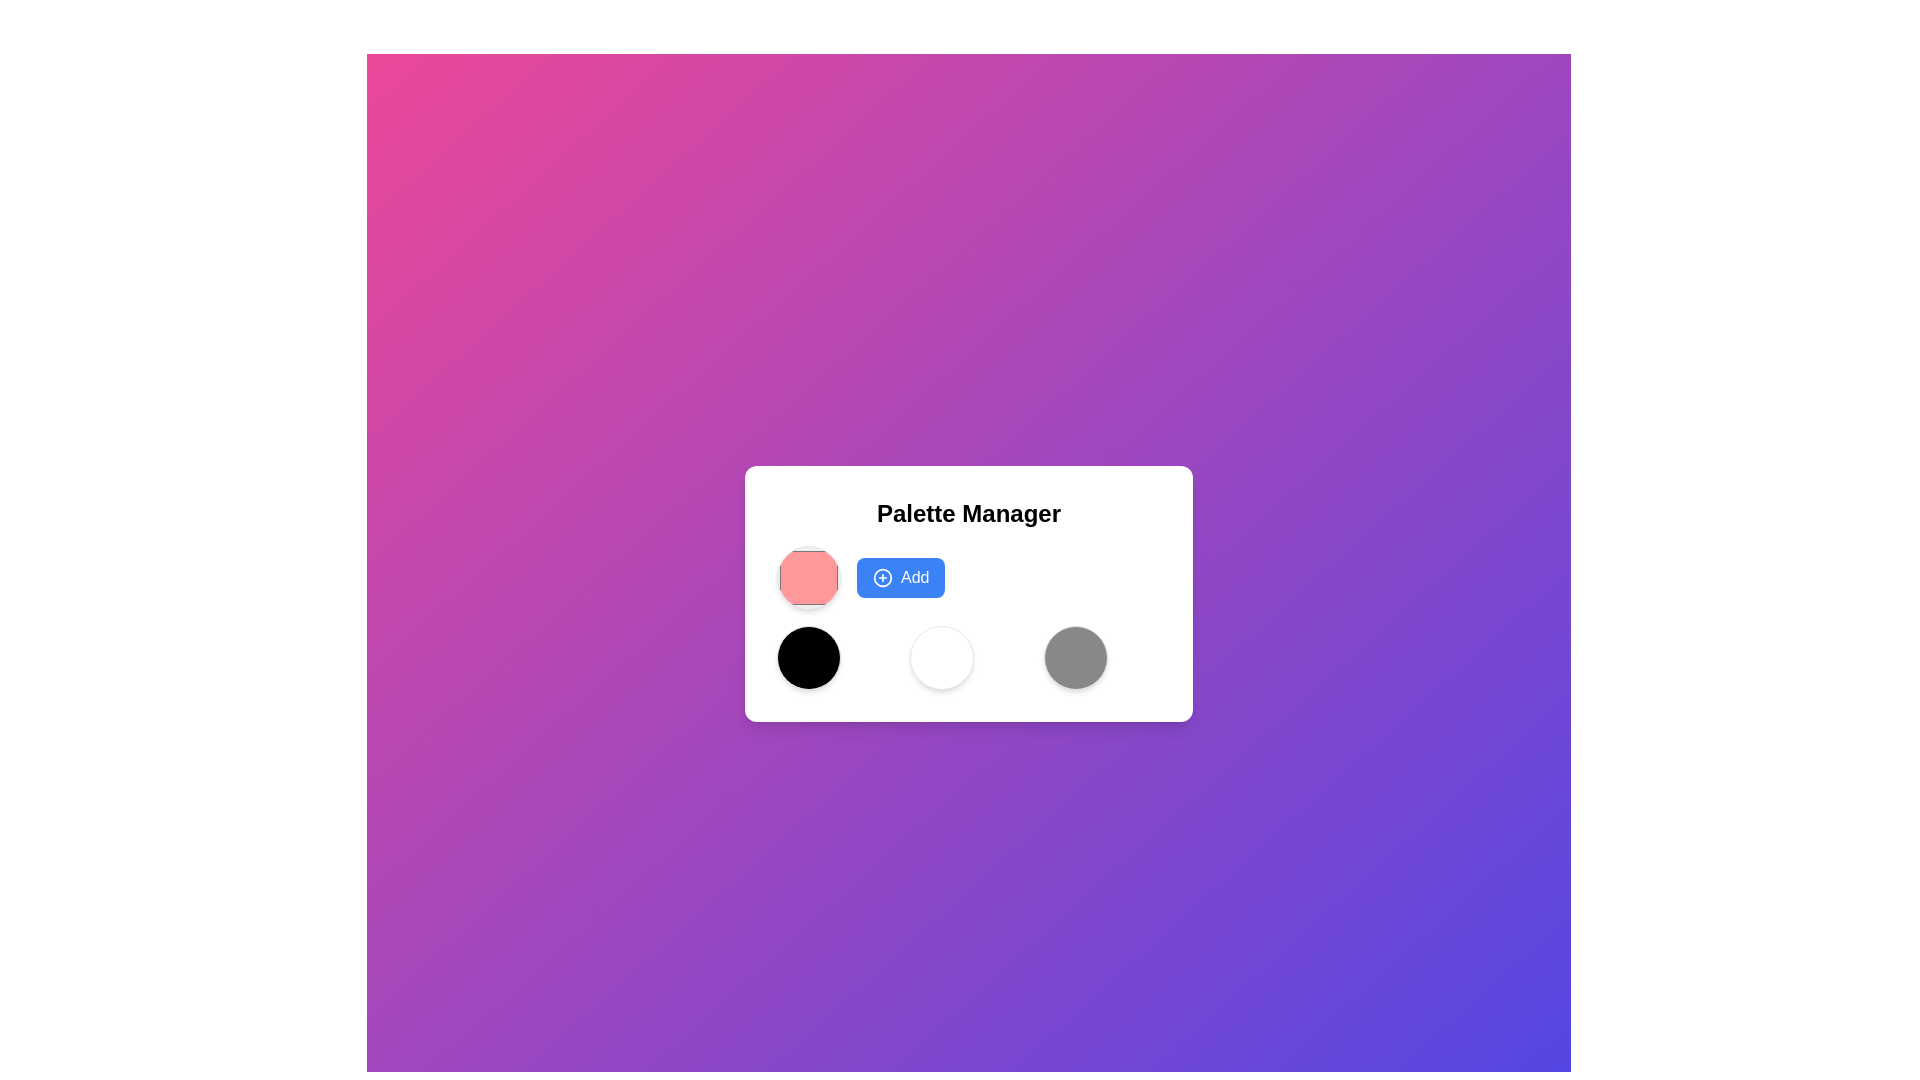 The height and width of the screenshot is (1080, 1920). Describe the element at coordinates (882, 578) in the screenshot. I see `the circle component of the SVG icon that is part of the plus sign, located next to the 'Add' button` at that location.